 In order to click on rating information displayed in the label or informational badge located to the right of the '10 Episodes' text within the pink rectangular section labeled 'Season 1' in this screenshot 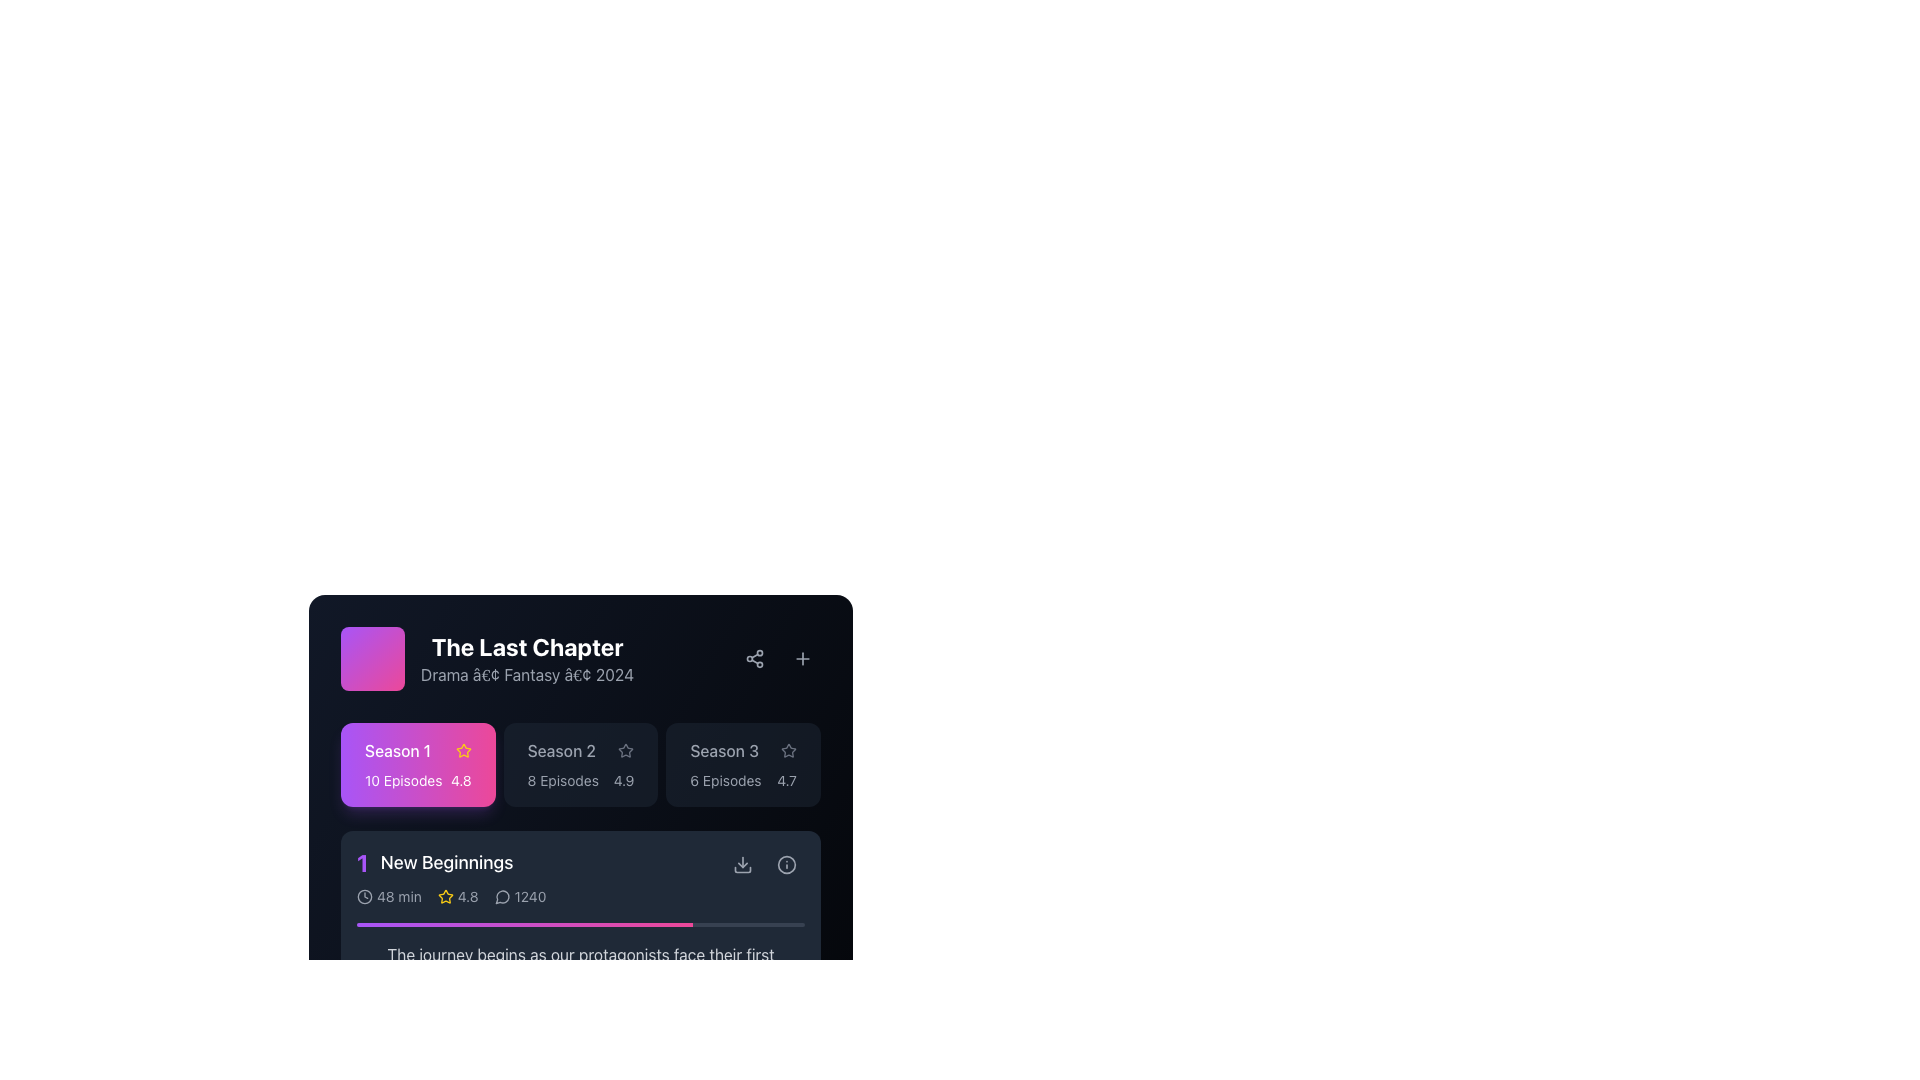, I will do `click(460, 779)`.